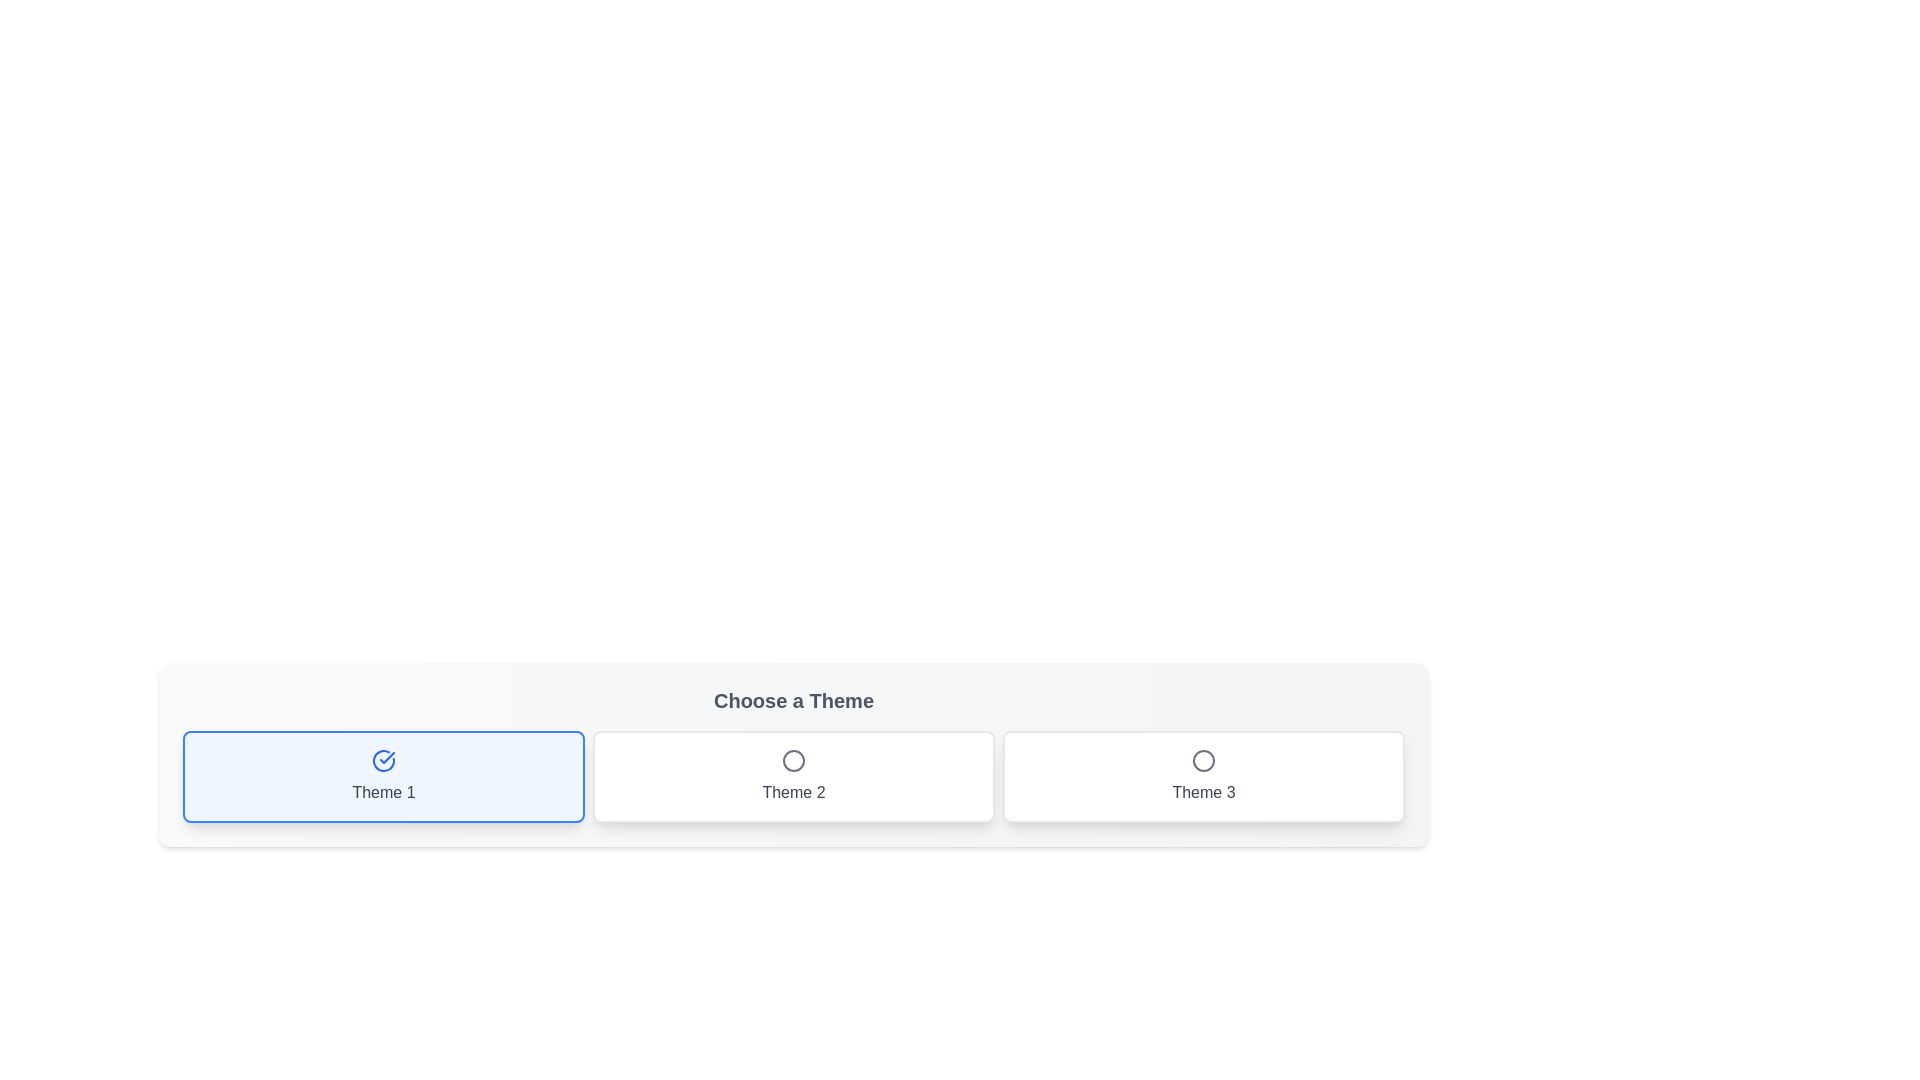 The height and width of the screenshot is (1080, 1920). I want to click on the 'Theme 2' icon, which visually indicates the selection state or category of this theme option, so click(792, 760).